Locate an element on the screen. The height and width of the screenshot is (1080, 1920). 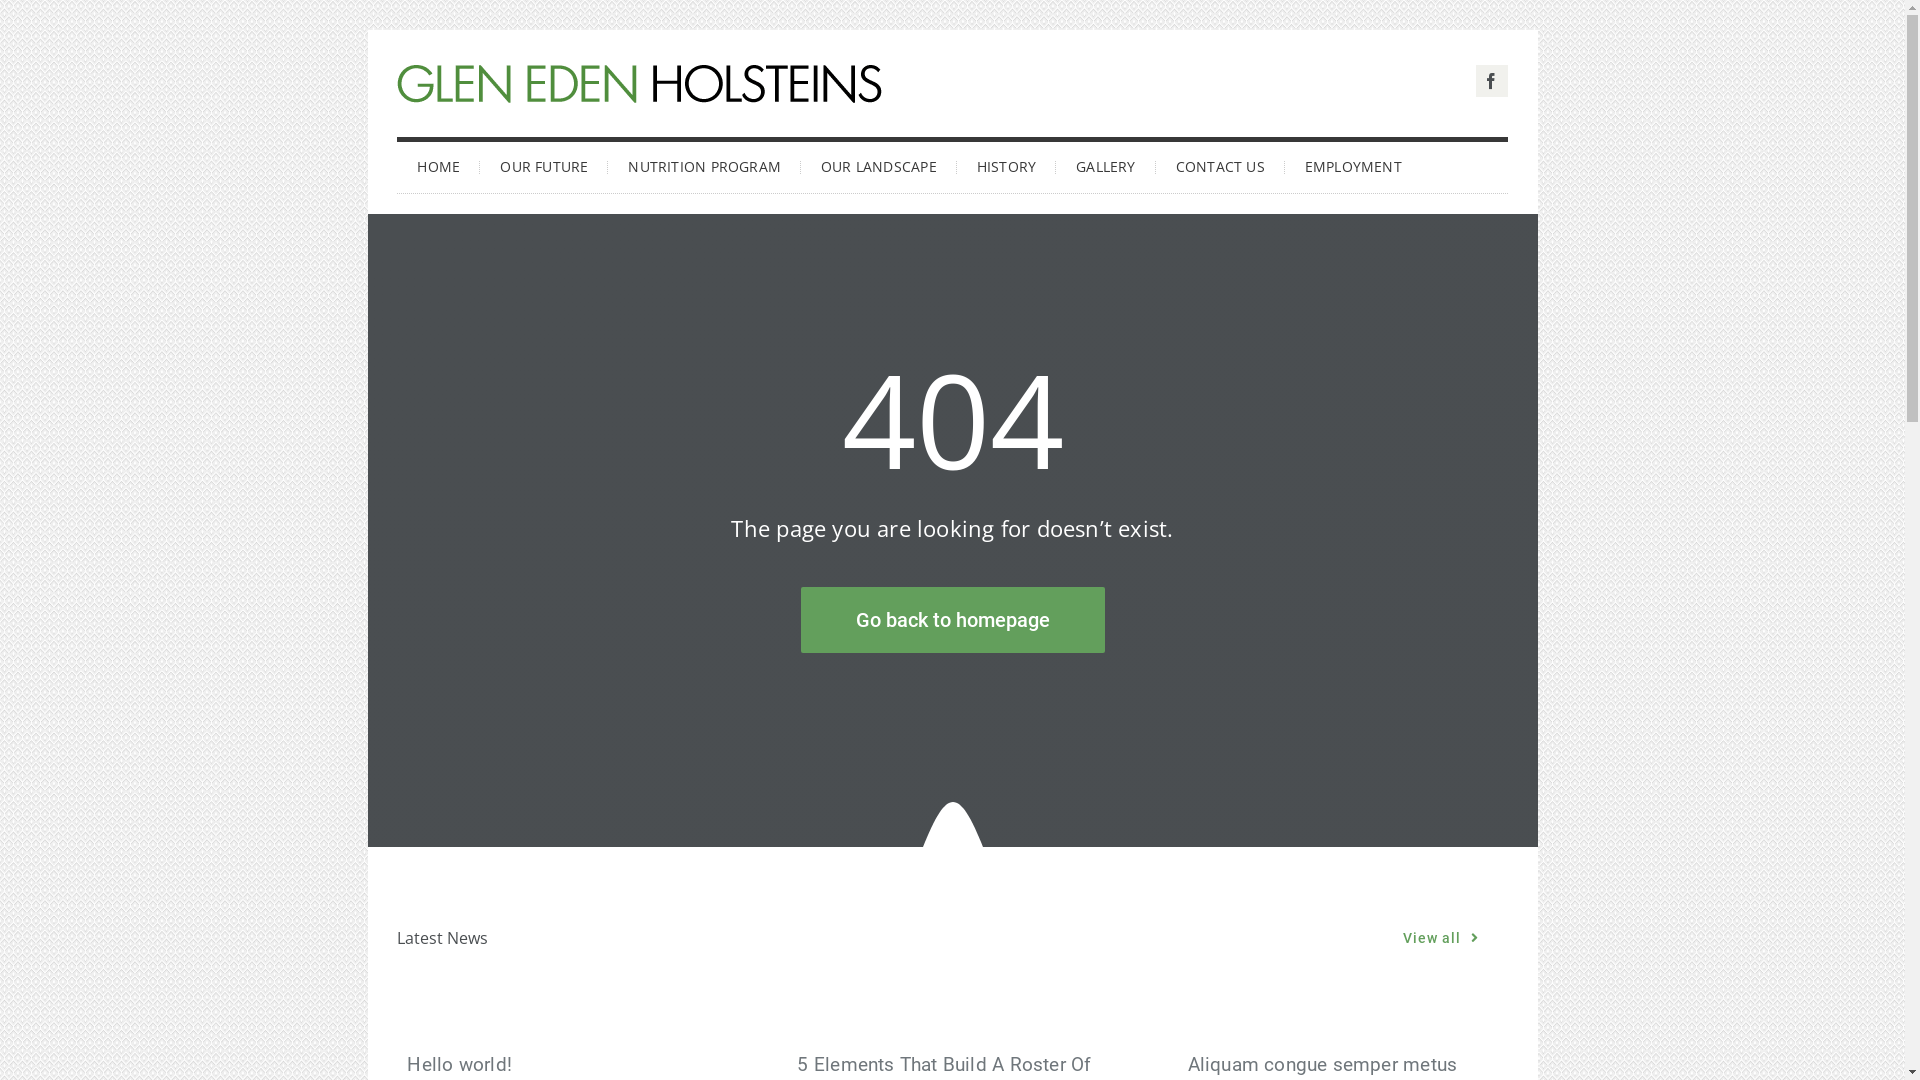
'Hello world!' is located at coordinates (406, 1063).